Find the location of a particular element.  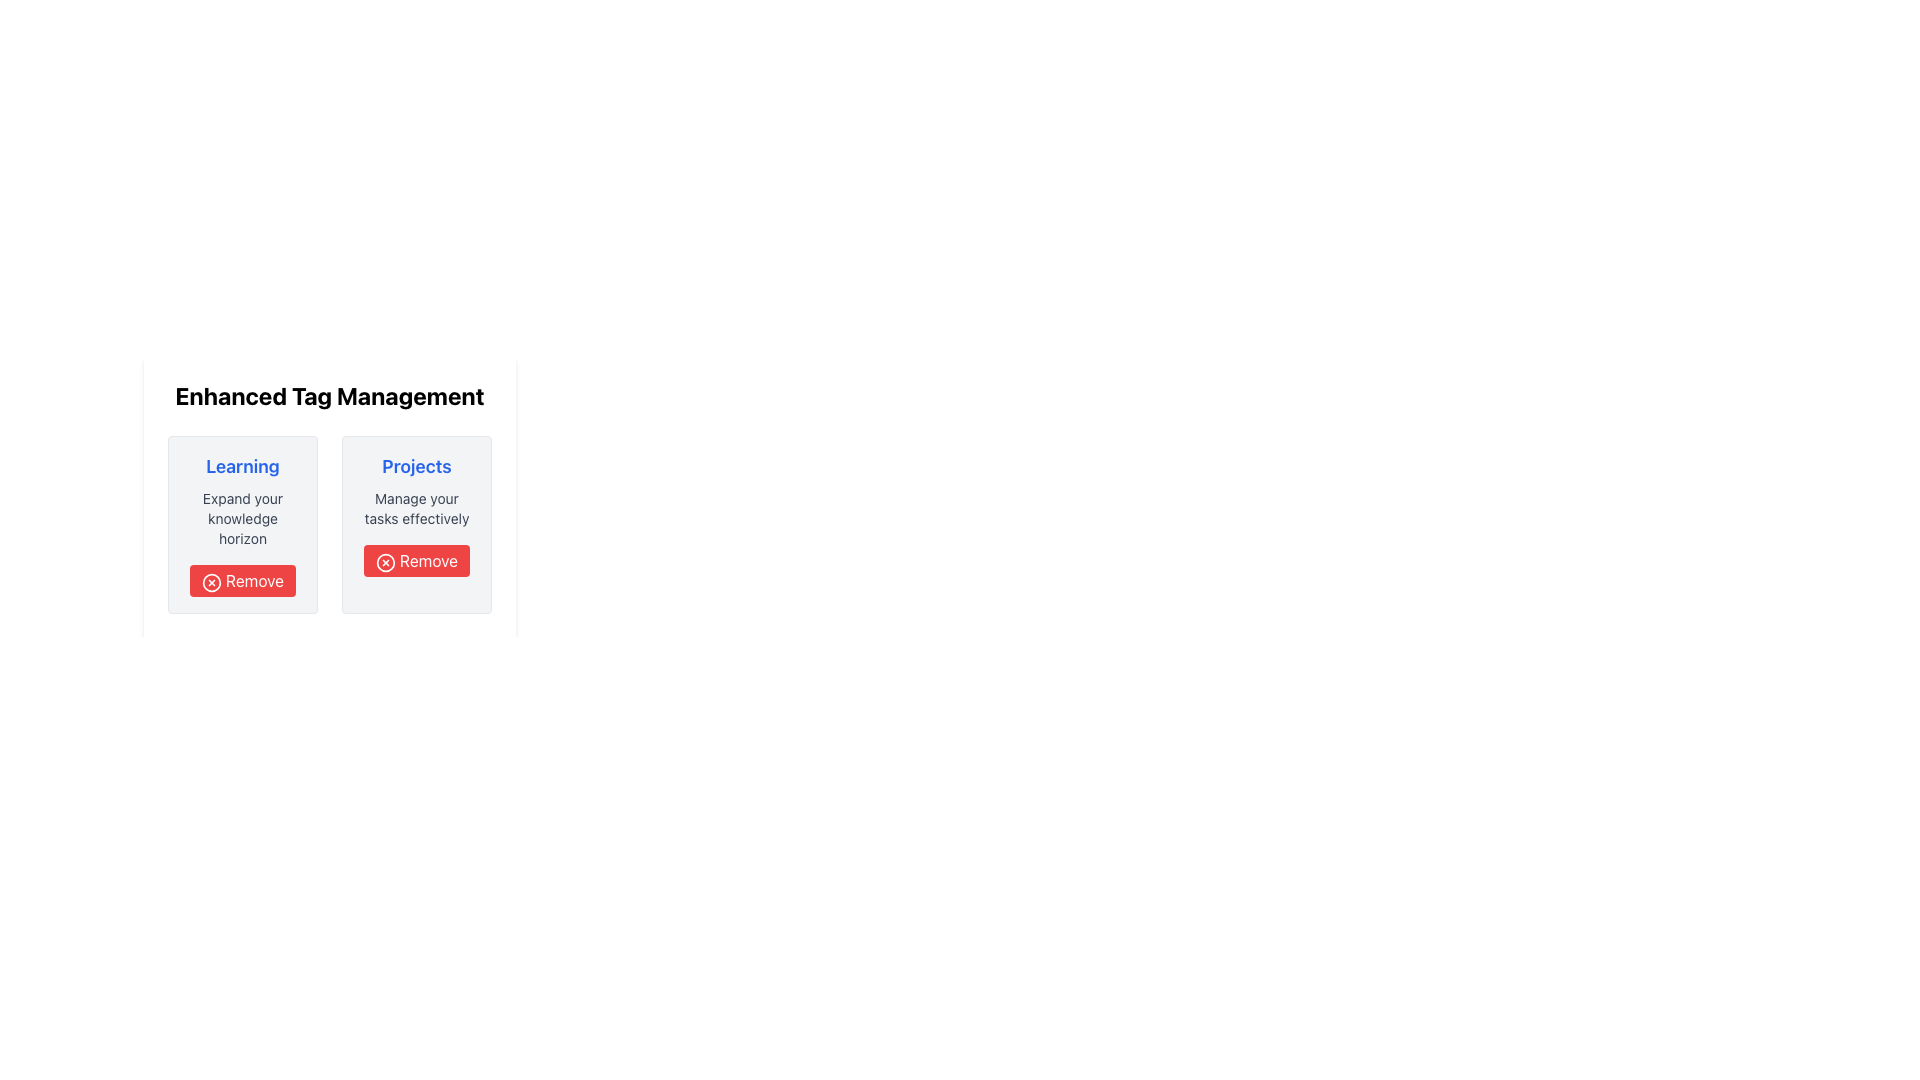

the 'Learning' text label, which indicates a section or category within the Enhanced Tag Management layout is located at coordinates (242, 466).